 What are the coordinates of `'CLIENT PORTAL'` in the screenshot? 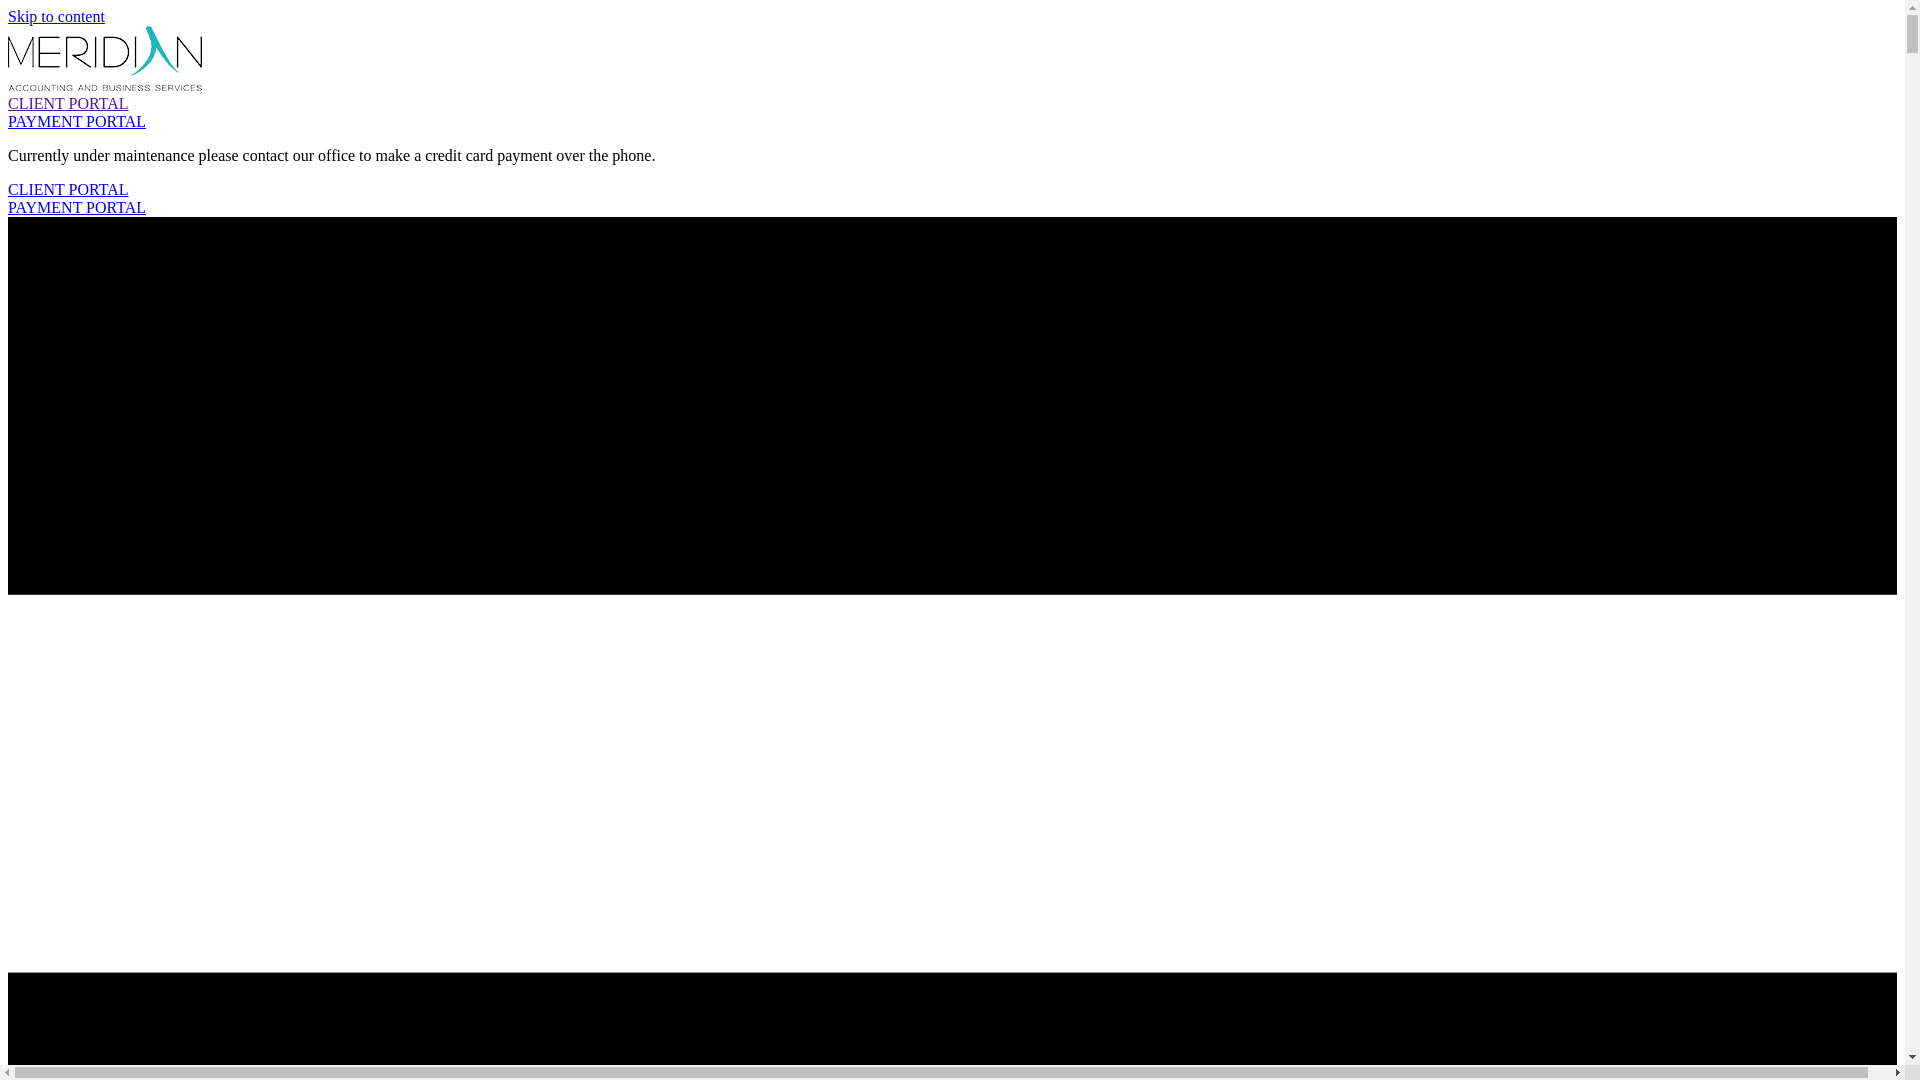 It's located at (68, 103).